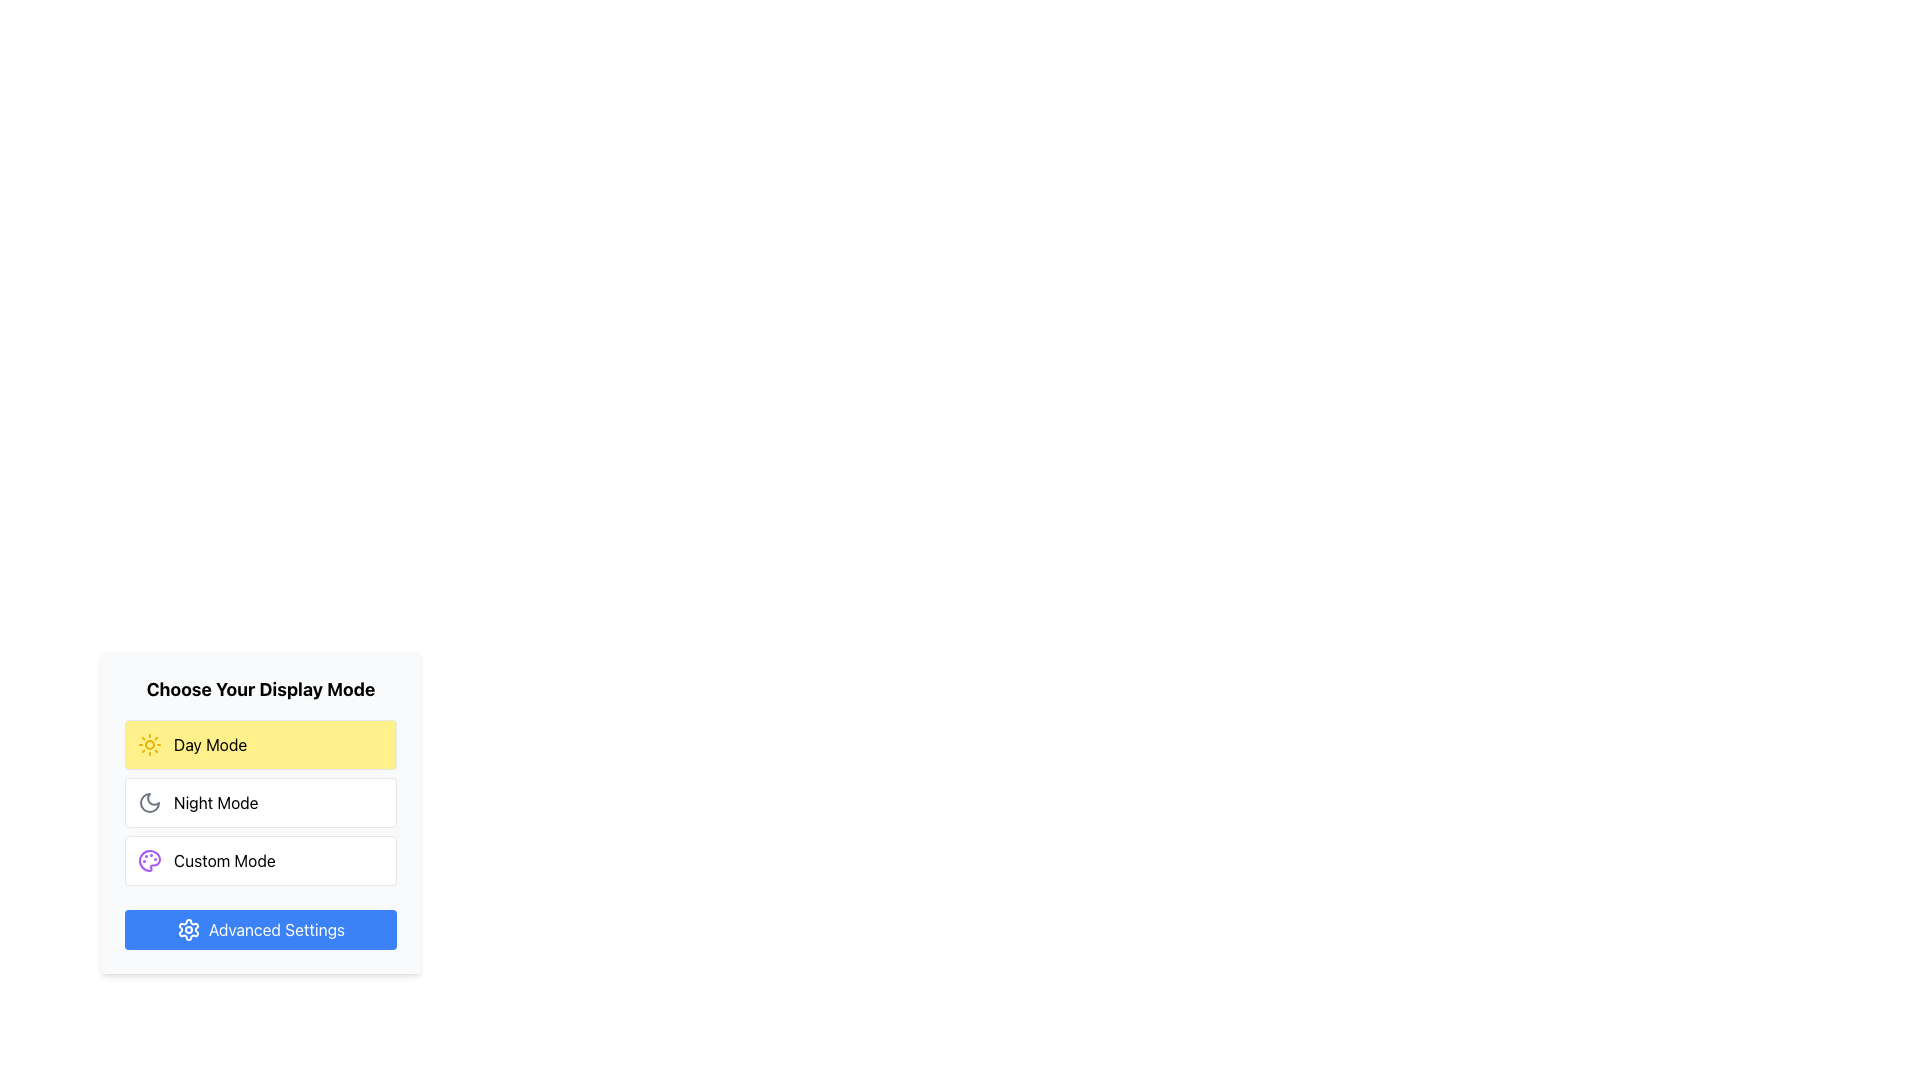 The height and width of the screenshot is (1080, 1920). Describe the element at coordinates (188, 929) in the screenshot. I see `the settings icon located to the left of the 'Advanced Settings' button in the grouped settings selection panel` at that location.